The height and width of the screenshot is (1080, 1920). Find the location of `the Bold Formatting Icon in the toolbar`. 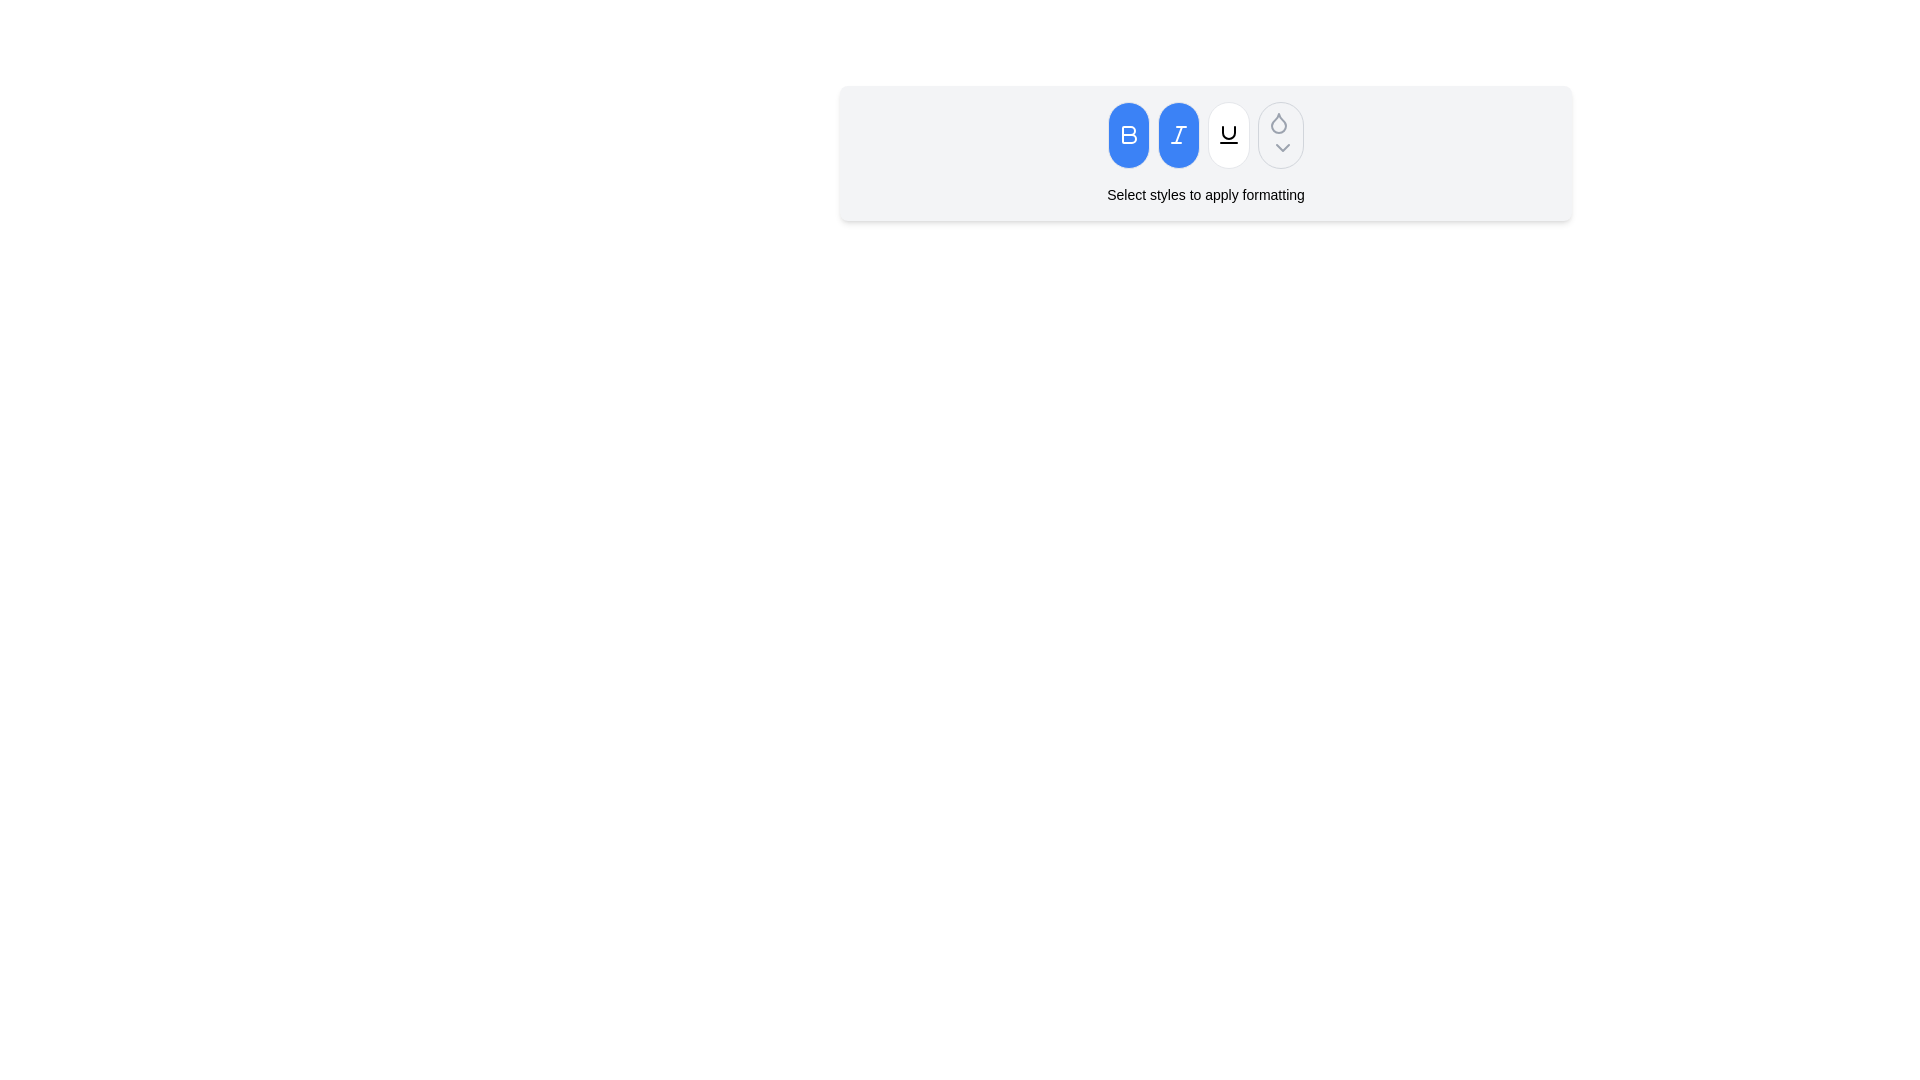

the Bold Formatting Icon in the toolbar is located at coordinates (1129, 135).